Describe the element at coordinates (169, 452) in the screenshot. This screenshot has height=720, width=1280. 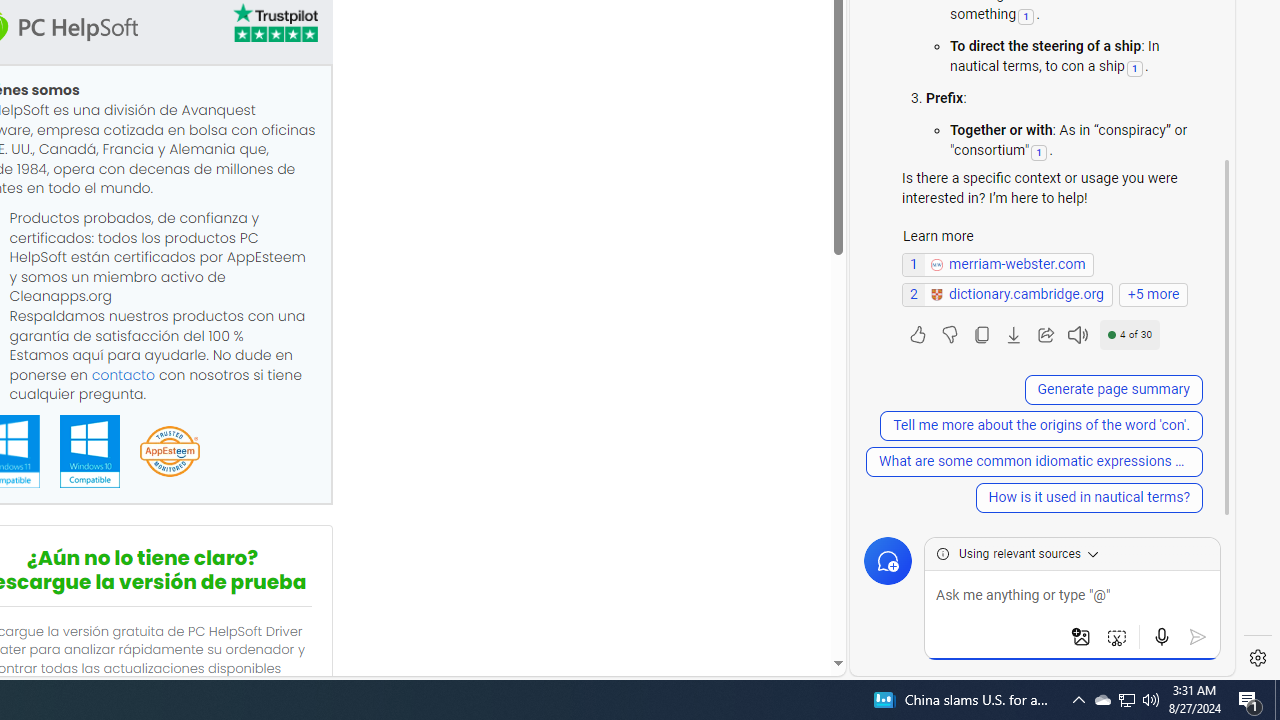
I see `'App Esteem'` at that location.